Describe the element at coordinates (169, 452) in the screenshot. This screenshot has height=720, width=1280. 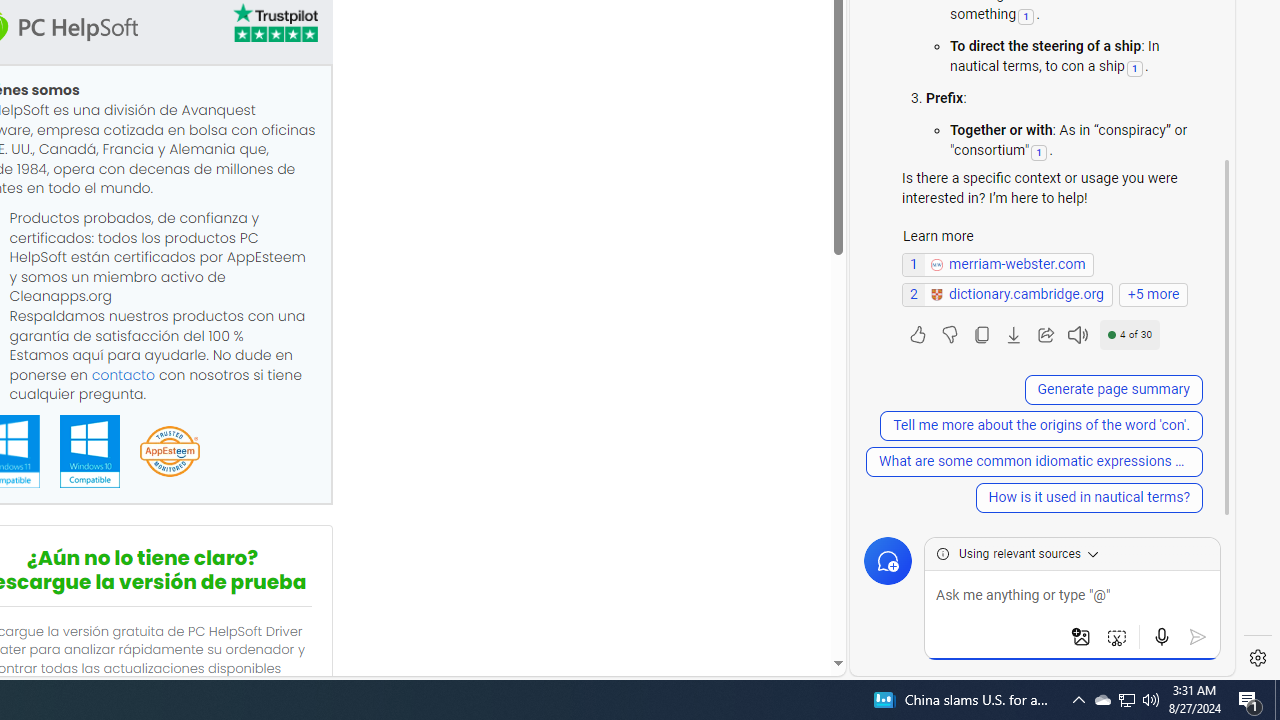
I see `'App Esteem'` at that location.